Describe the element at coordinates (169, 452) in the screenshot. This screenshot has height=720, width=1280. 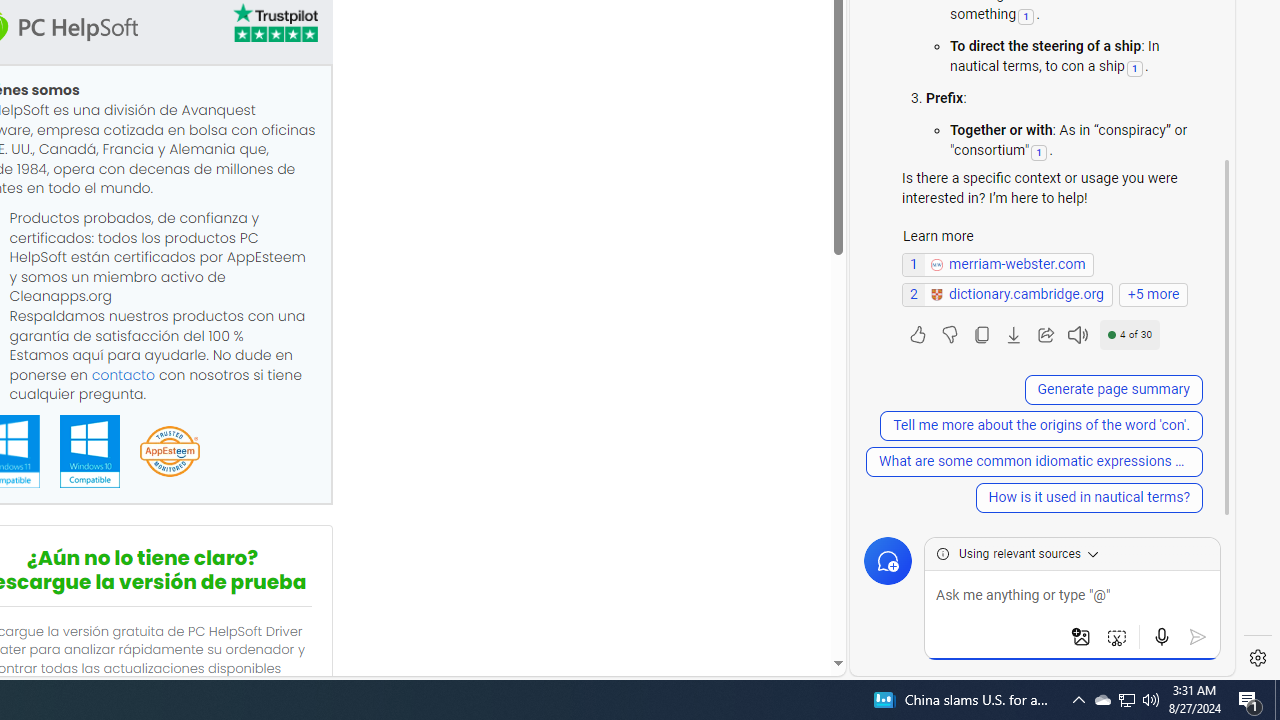
I see `'App Esteem'` at that location.